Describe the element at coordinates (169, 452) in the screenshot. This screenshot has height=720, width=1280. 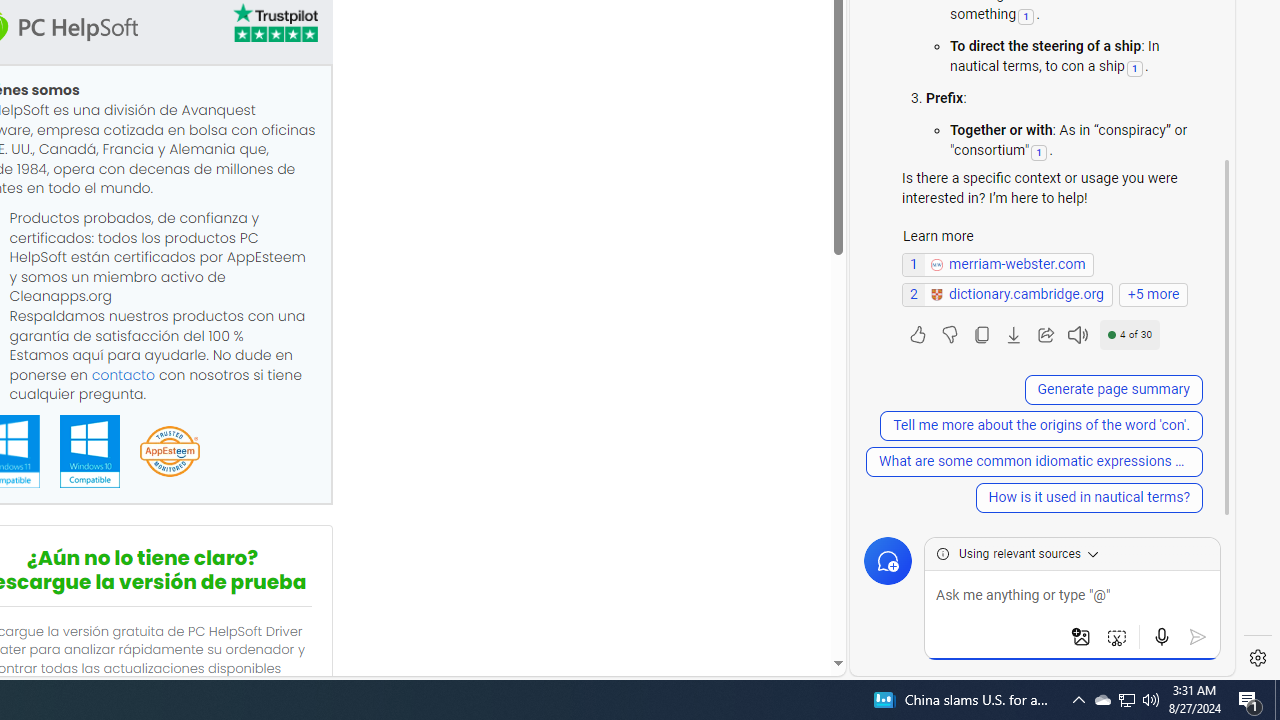
I see `'App Esteem'` at that location.